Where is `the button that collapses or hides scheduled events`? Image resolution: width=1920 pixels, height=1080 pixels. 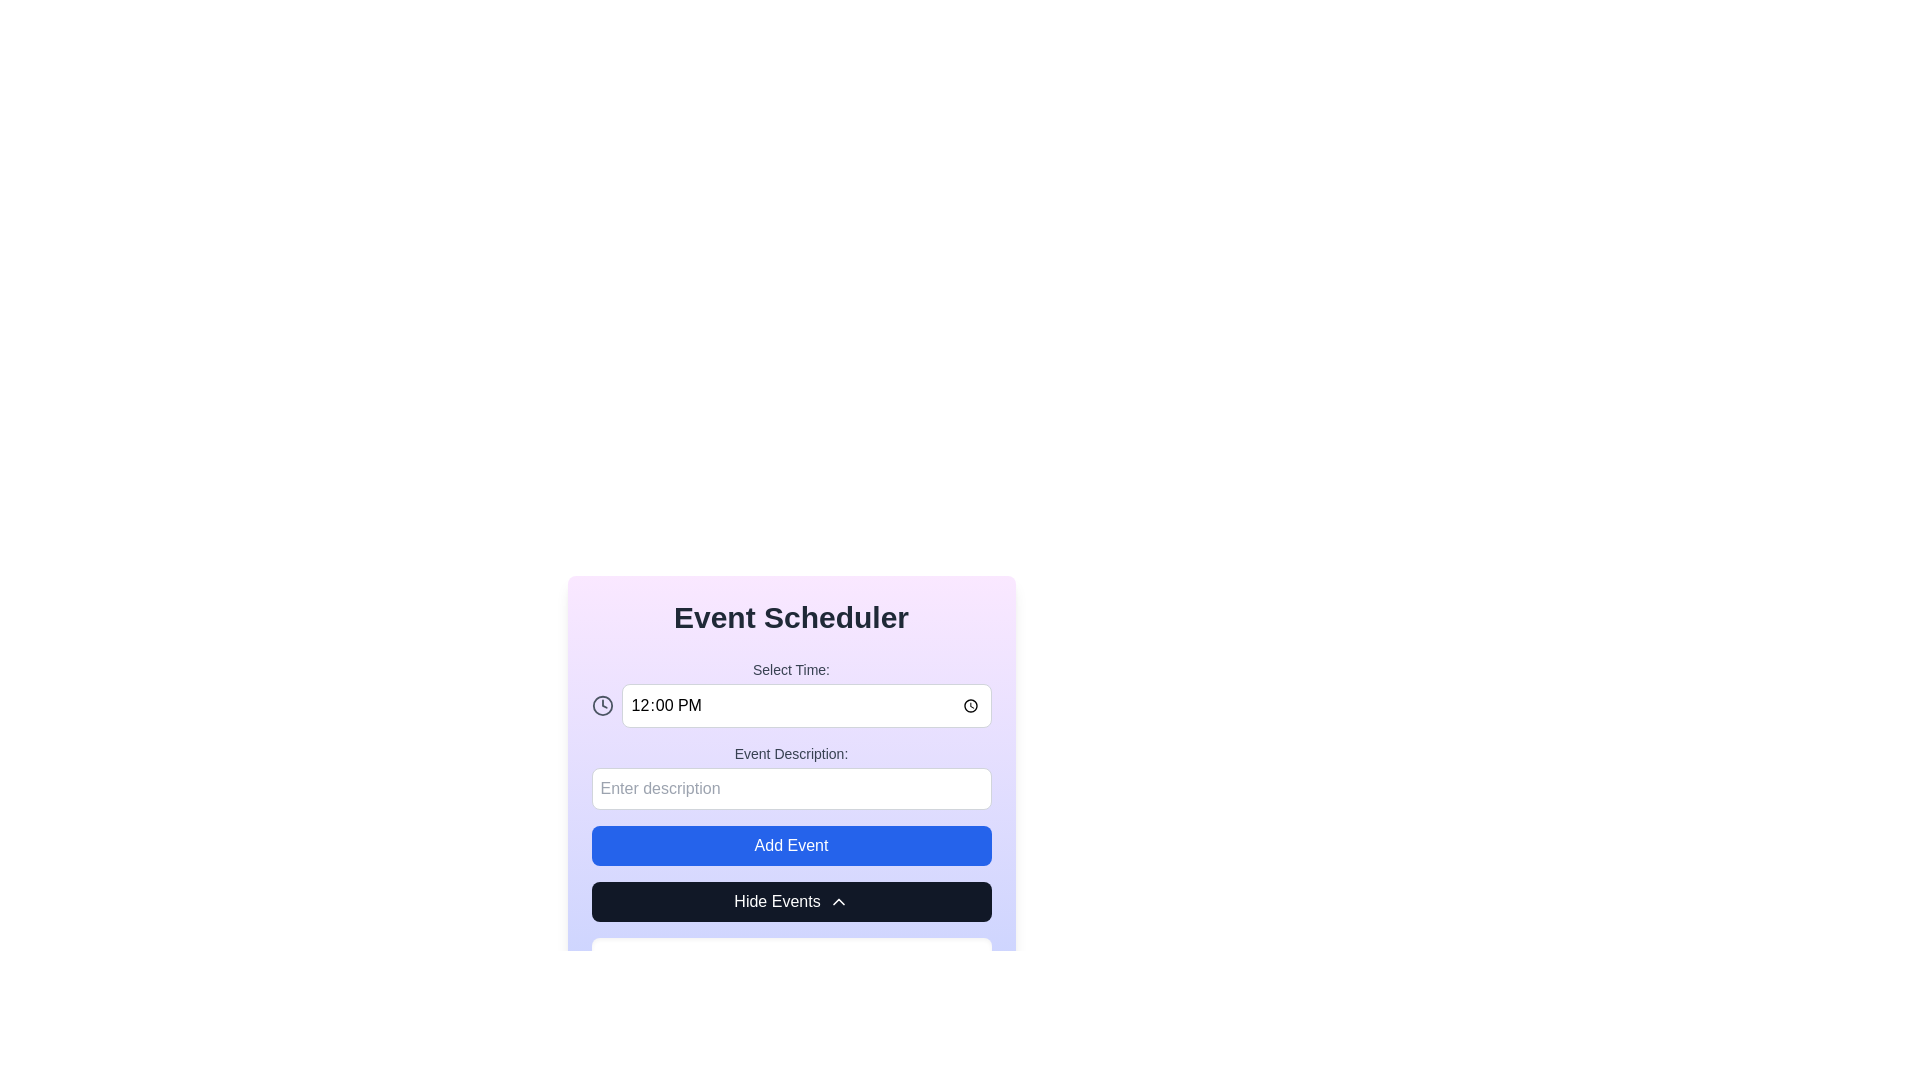 the button that collapses or hides scheduled events is located at coordinates (790, 902).